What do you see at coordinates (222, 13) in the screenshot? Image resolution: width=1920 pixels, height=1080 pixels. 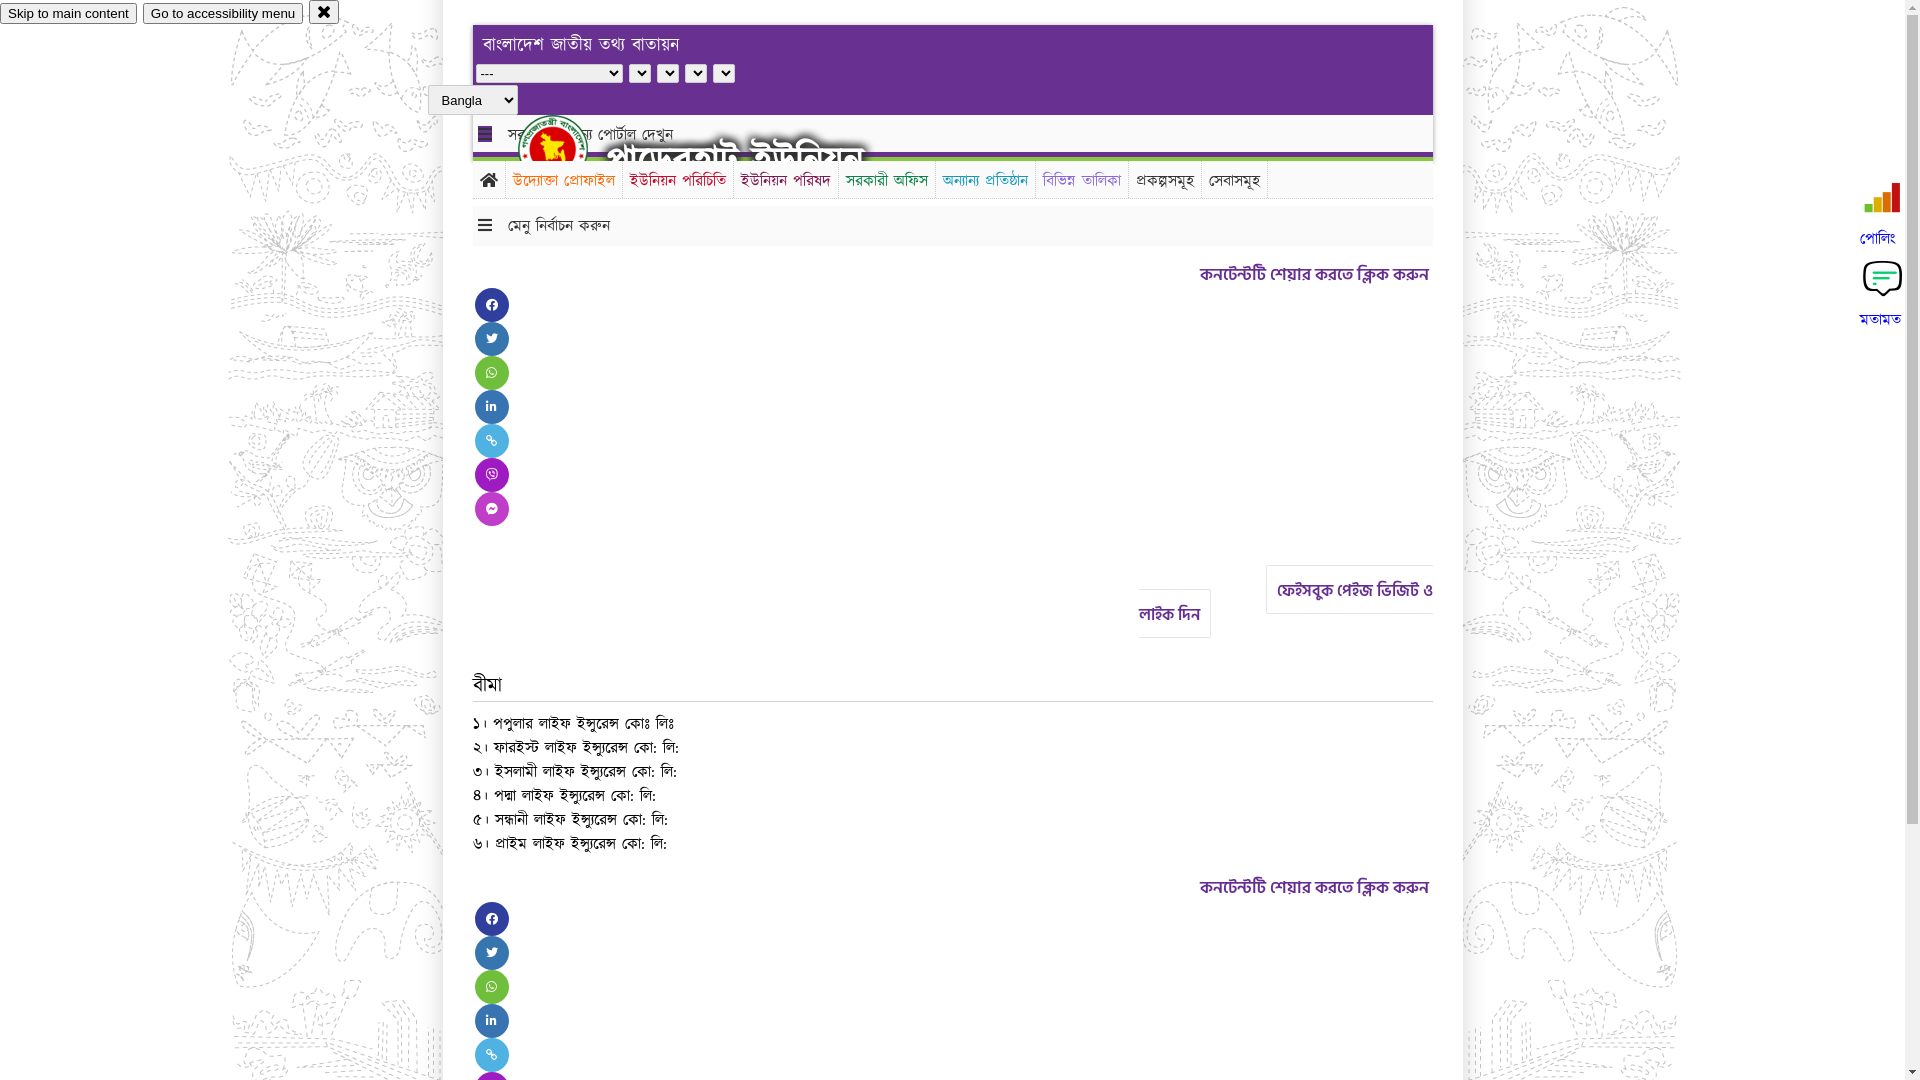 I see `'Go to accessibility menu'` at bounding box center [222, 13].